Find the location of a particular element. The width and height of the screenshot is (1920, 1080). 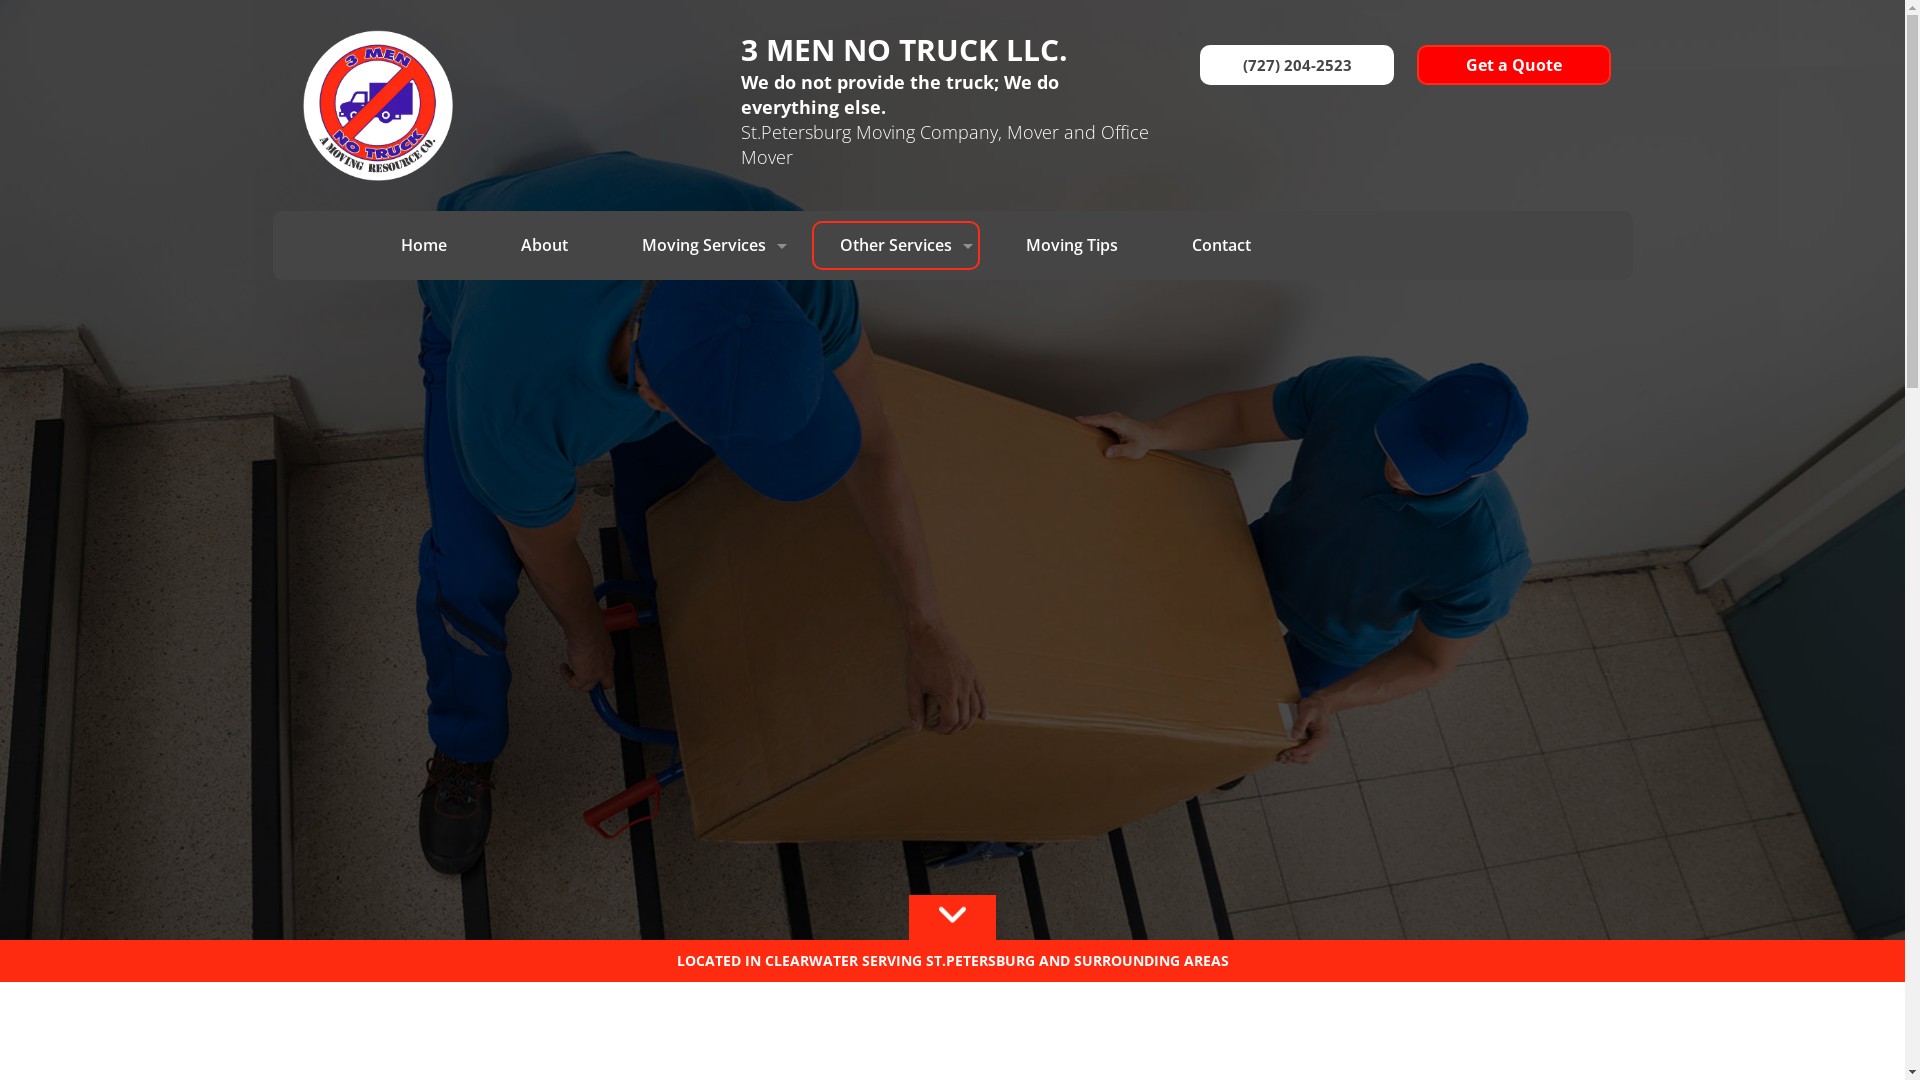

'Furniture Disassembly and Reassembly' is located at coordinates (895, 440).